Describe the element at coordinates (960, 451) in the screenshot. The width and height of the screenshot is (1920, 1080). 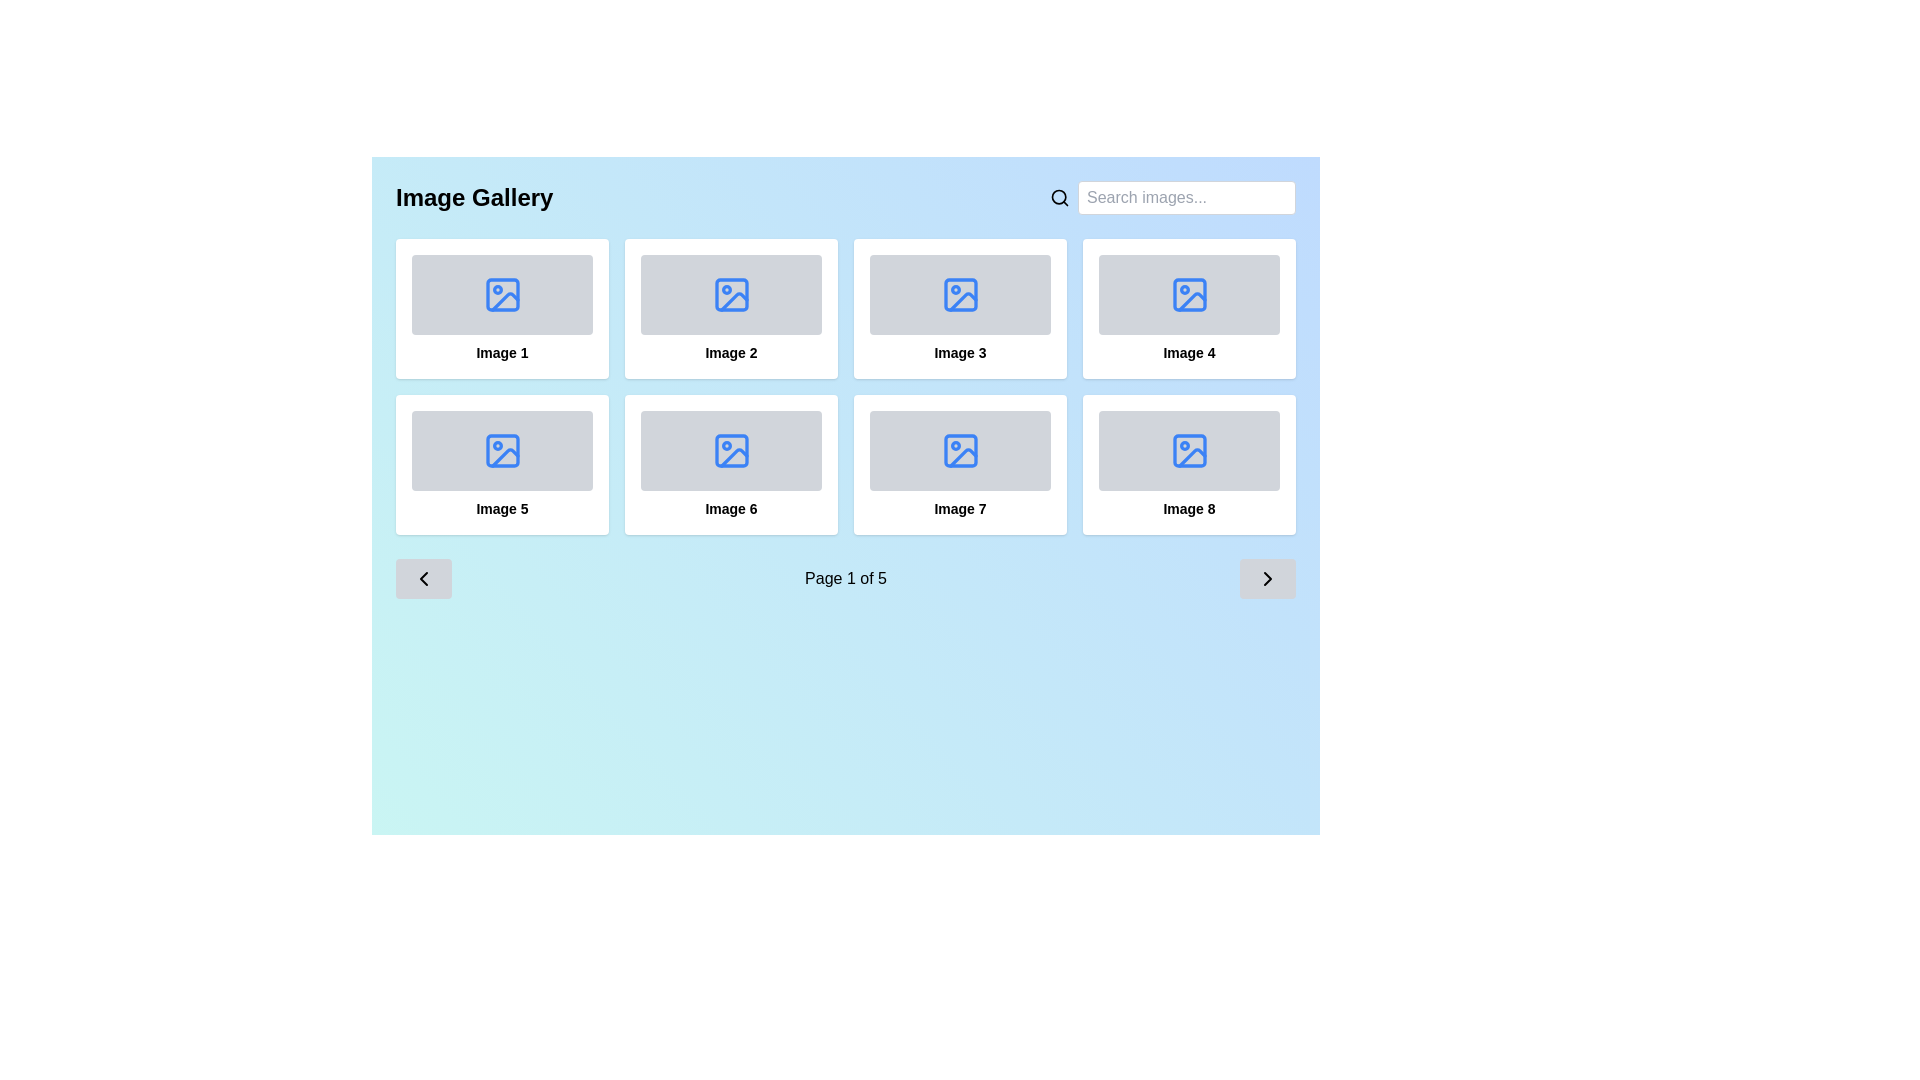
I see `the icon located in the seventh box of an 8-box grid layout, positioned in the bottom row and third column, beneath the title 'Image Gallery'` at that location.